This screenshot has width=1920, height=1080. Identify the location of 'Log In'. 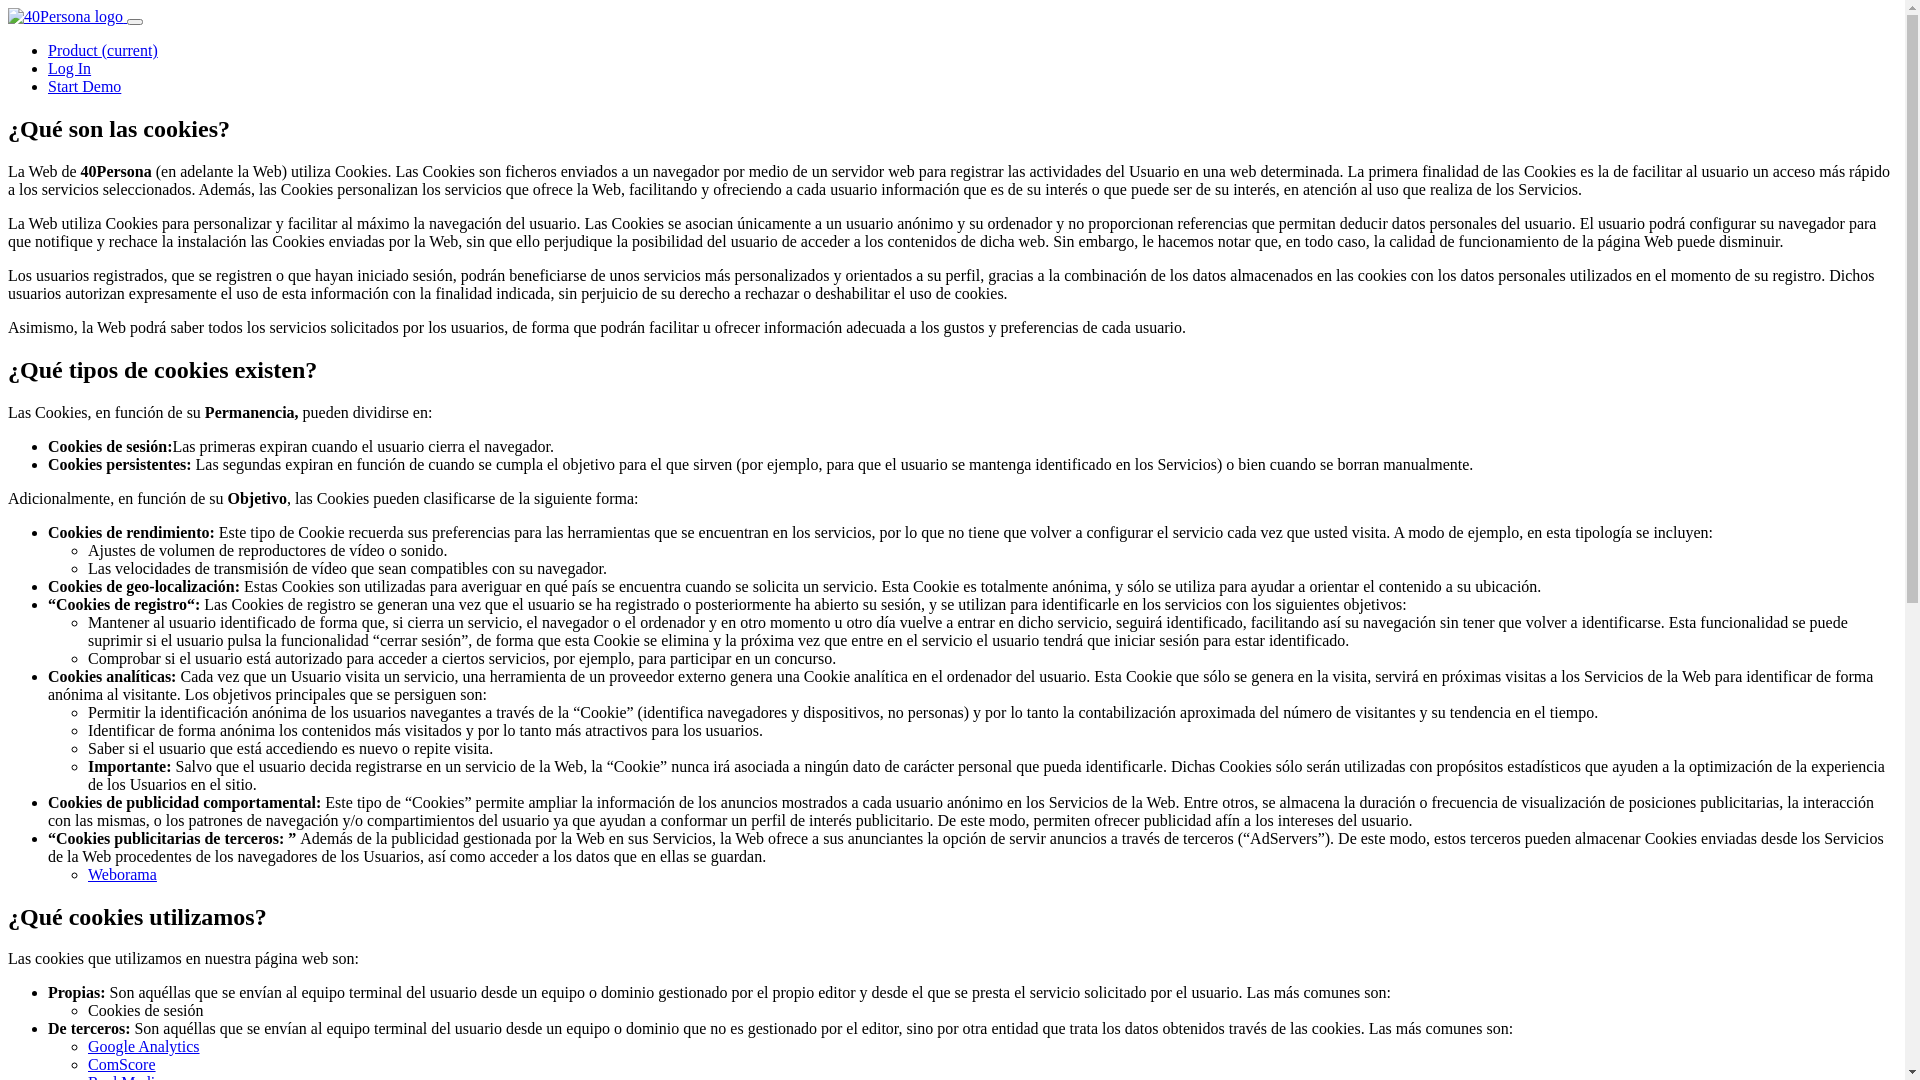
(48, 67).